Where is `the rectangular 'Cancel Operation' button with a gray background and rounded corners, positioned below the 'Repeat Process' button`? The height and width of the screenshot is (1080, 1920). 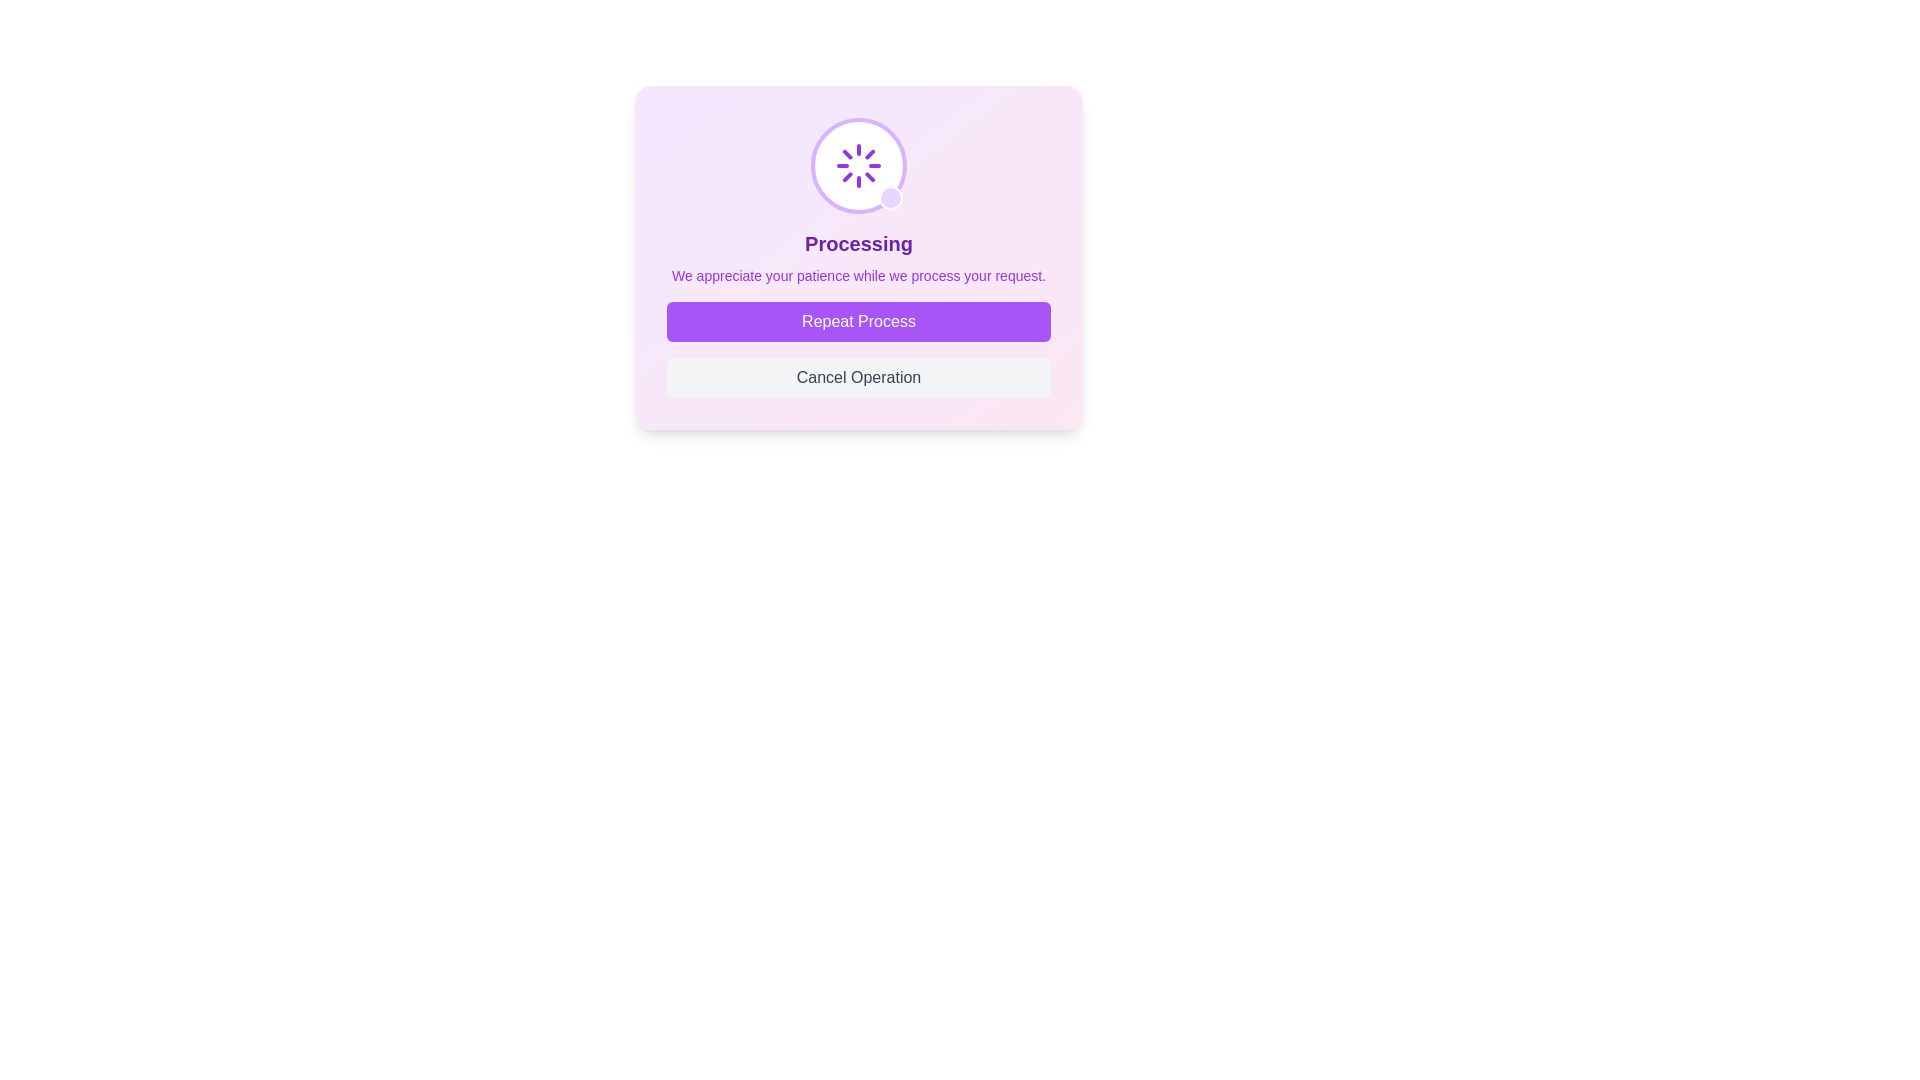
the rectangular 'Cancel Operation' button with a gray background and rounded corners, positioned below the 'Repeat Process' button is located at coordinates (859, 378).